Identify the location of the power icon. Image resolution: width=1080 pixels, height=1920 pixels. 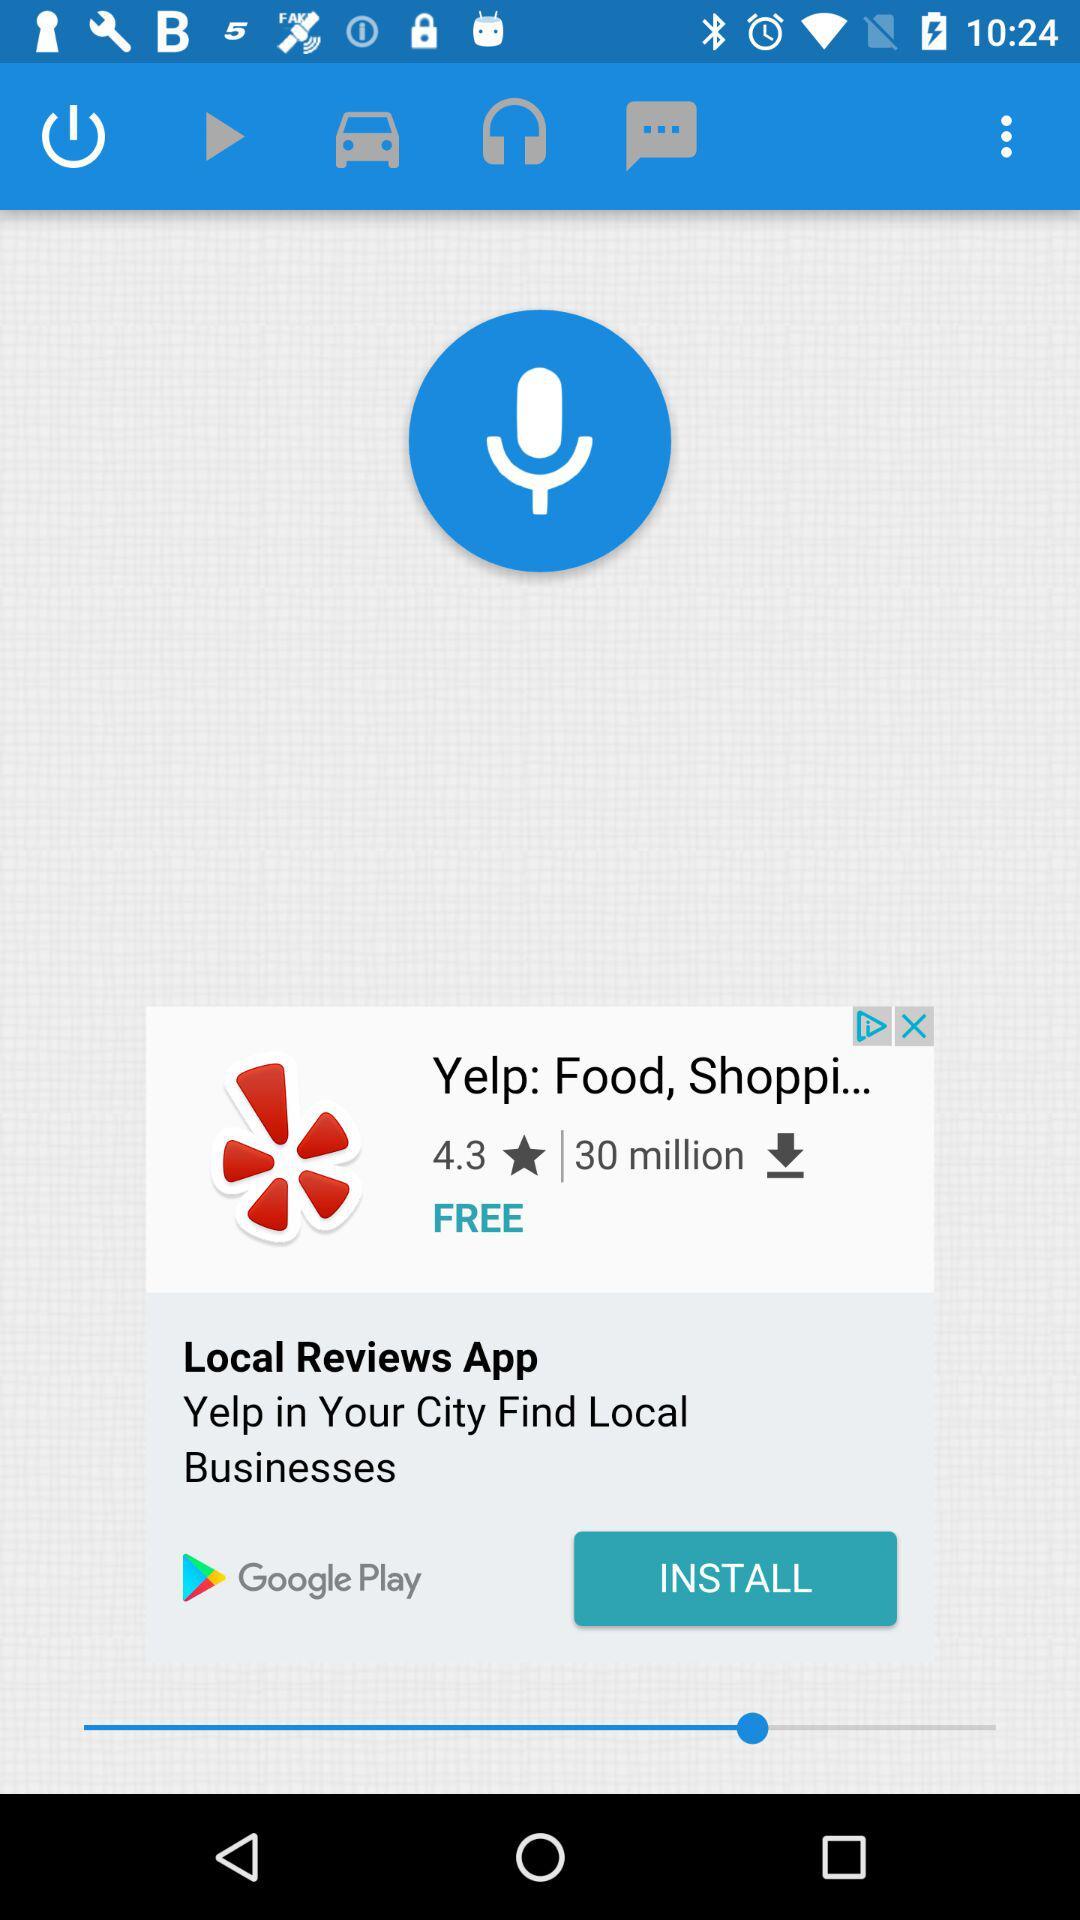
(72, 135).